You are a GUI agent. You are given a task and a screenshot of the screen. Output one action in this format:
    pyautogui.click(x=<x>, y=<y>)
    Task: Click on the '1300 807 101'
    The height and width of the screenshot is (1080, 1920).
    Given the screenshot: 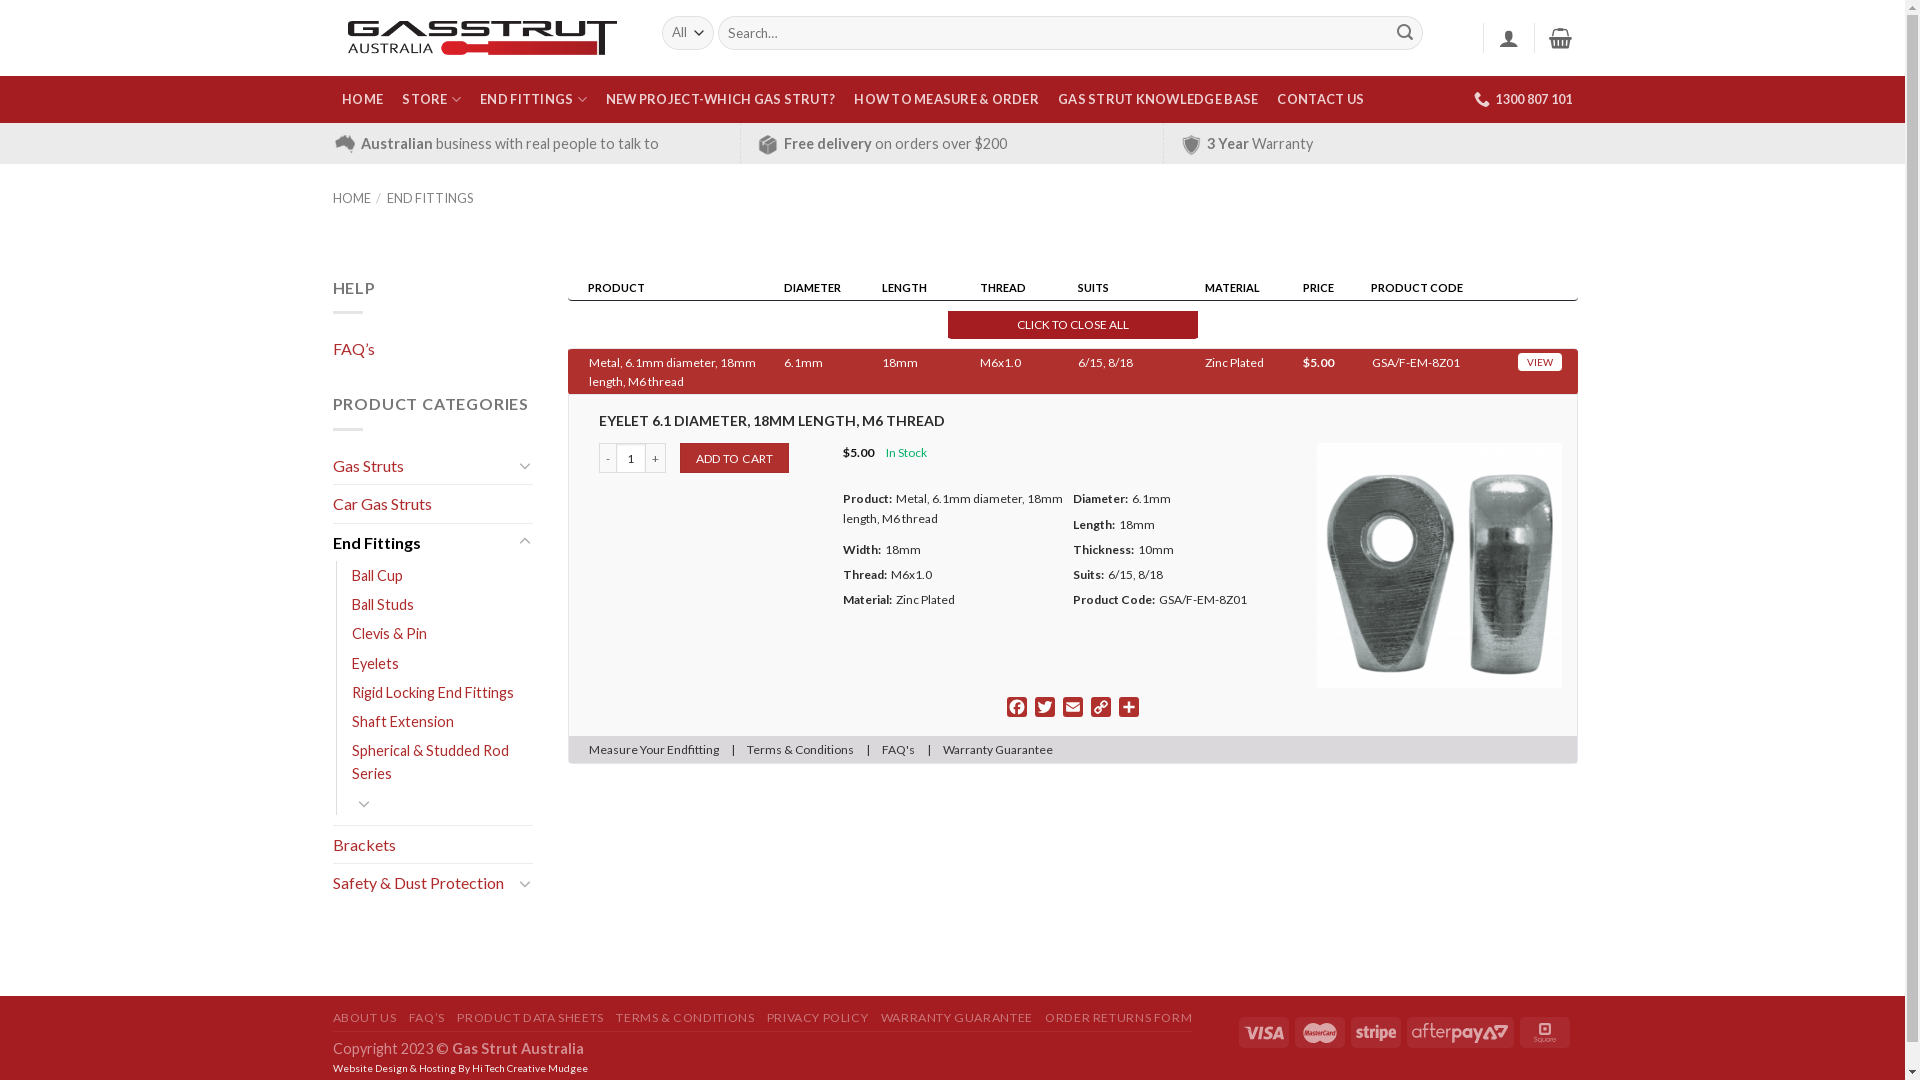 What is the action you would take?
    pyautogui.click(x=1521, y=99)
    